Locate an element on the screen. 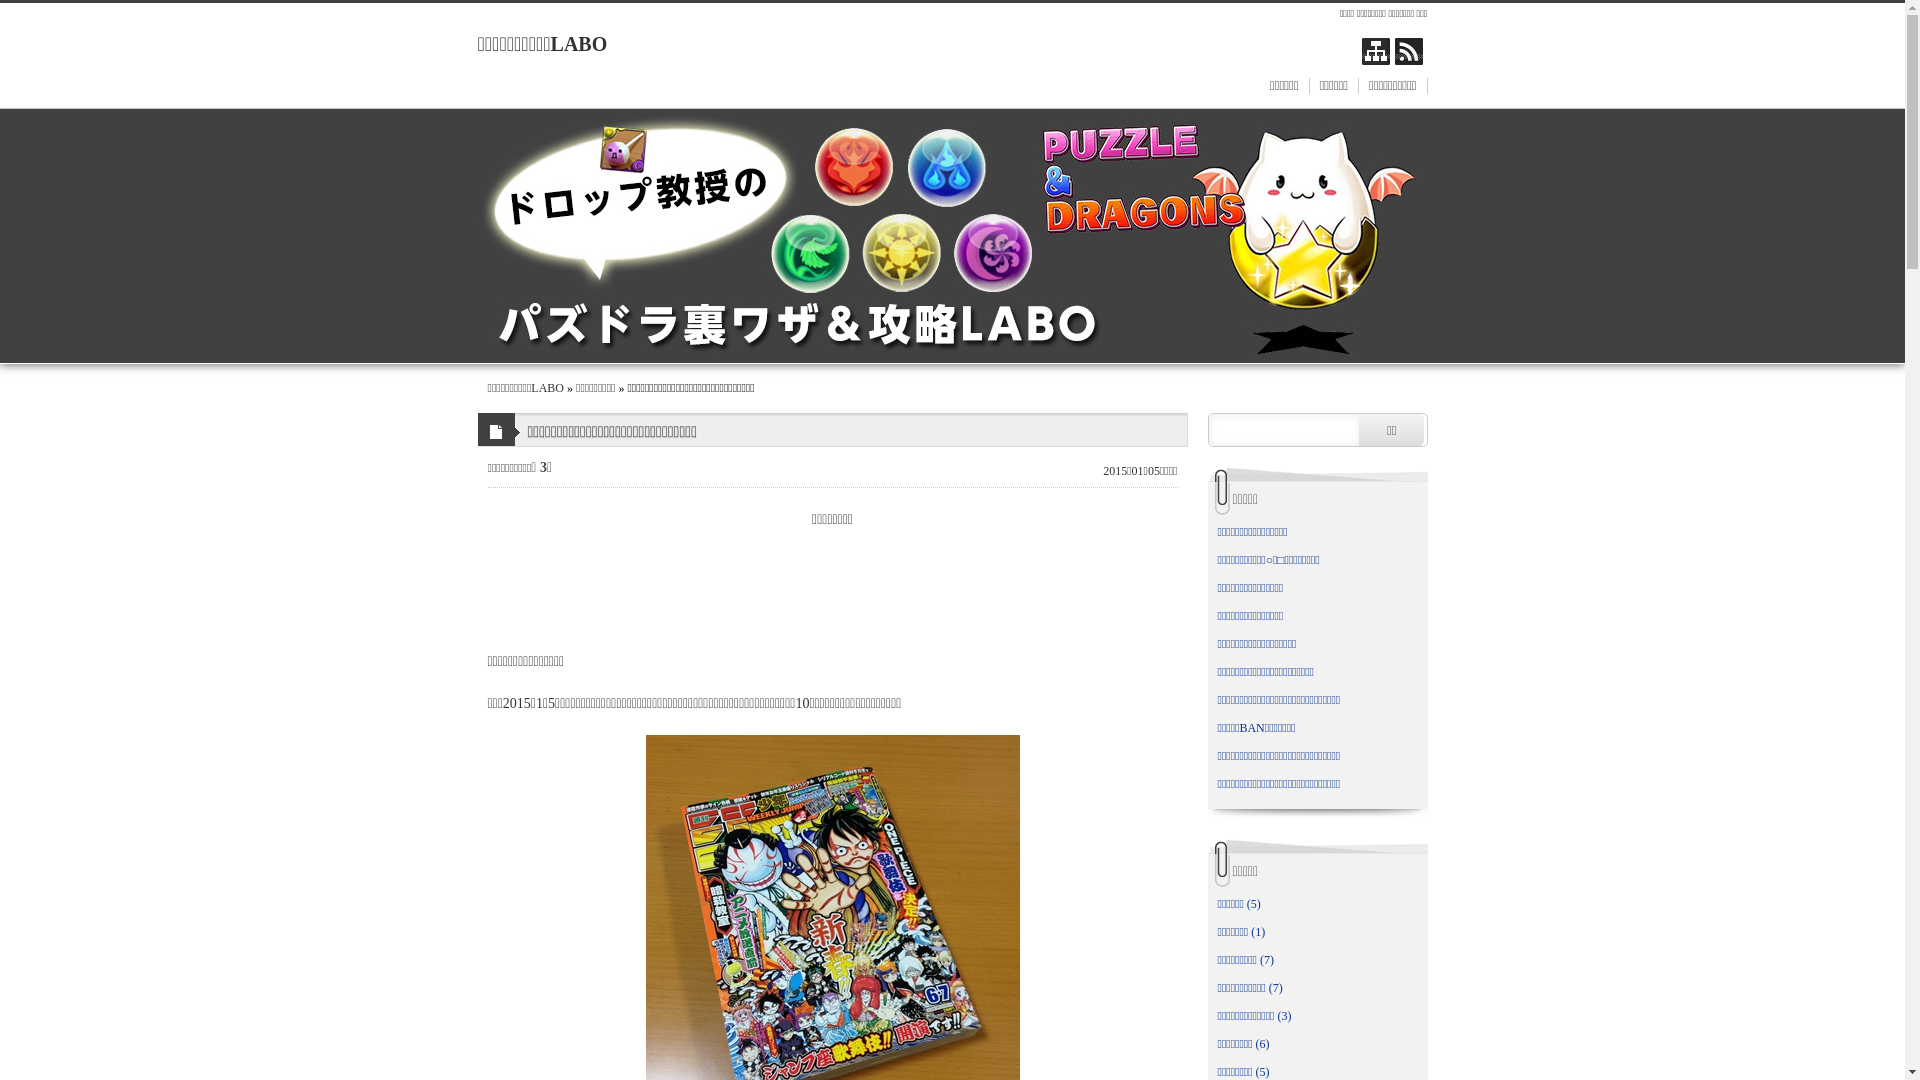  'Advertisement' is located at coordinates (831, 579).